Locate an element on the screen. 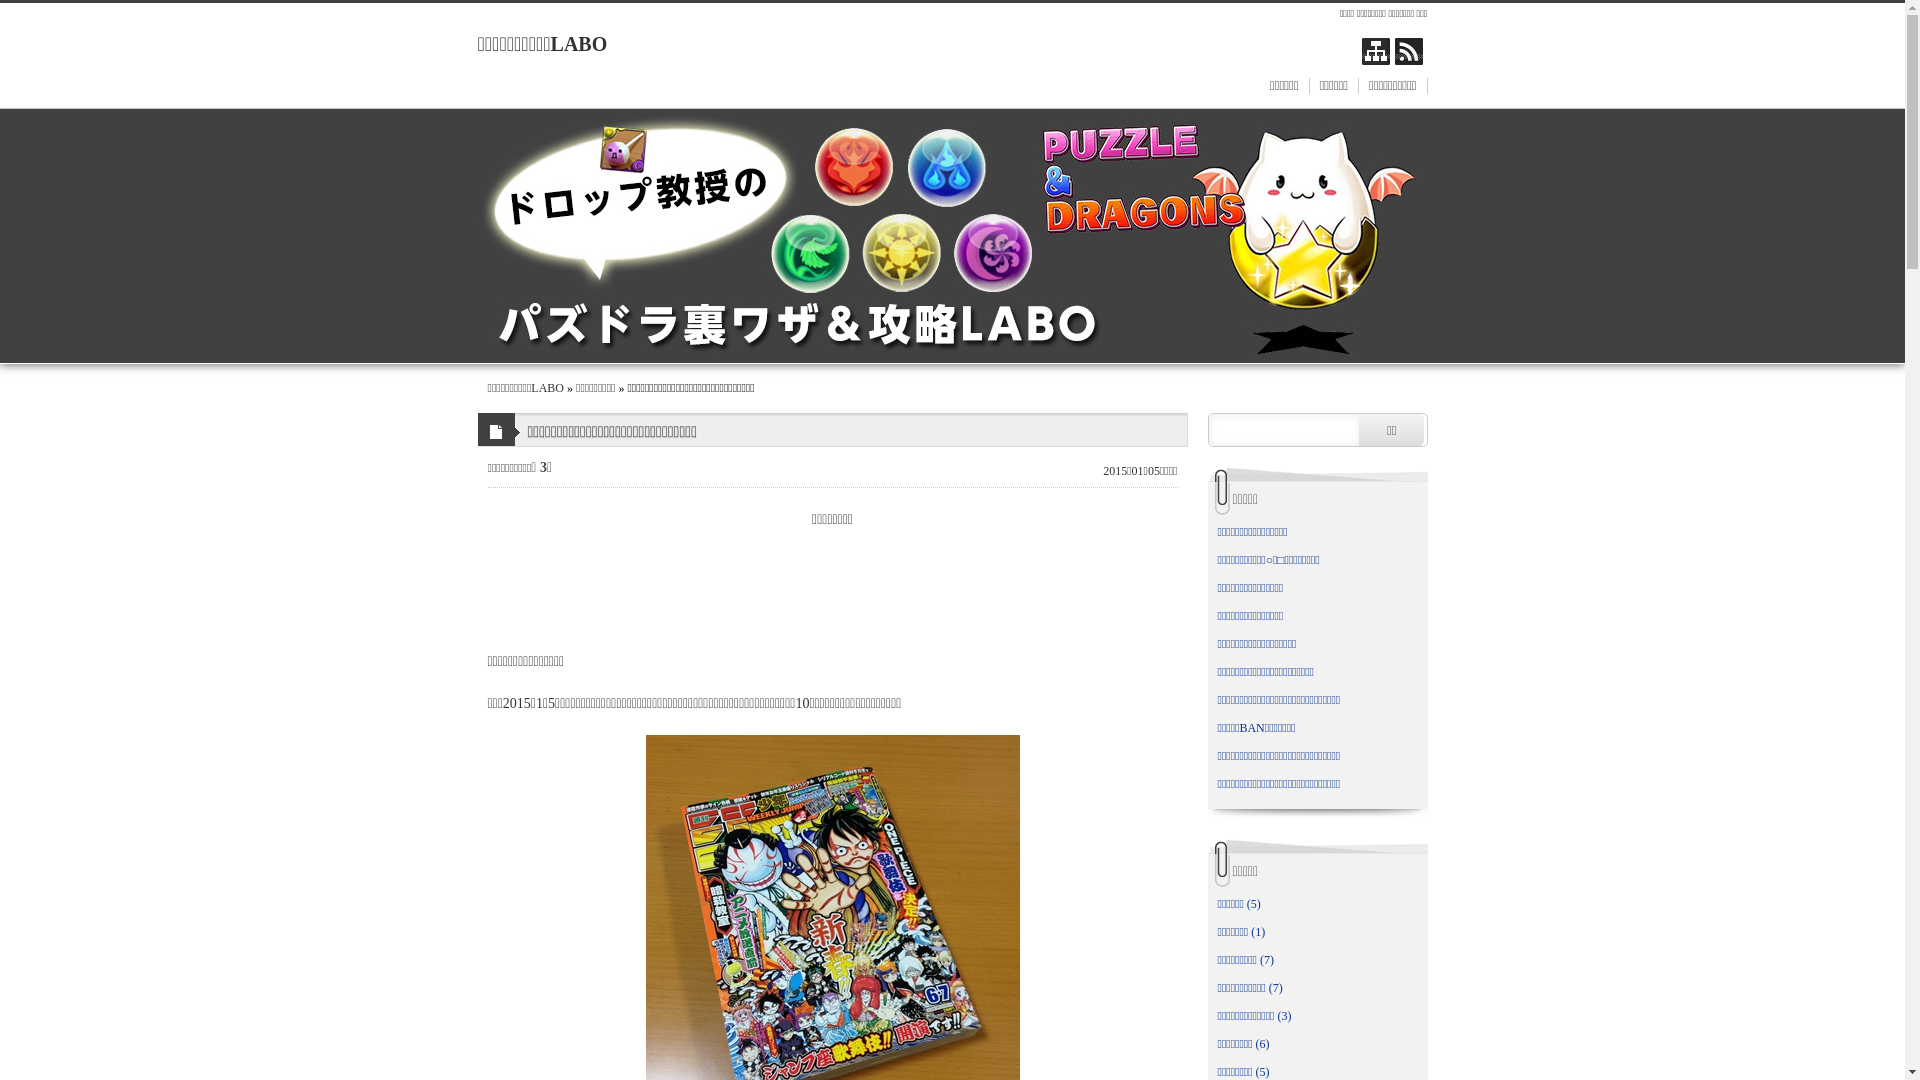  'Advertisement' is located at coordinates (831, 579).